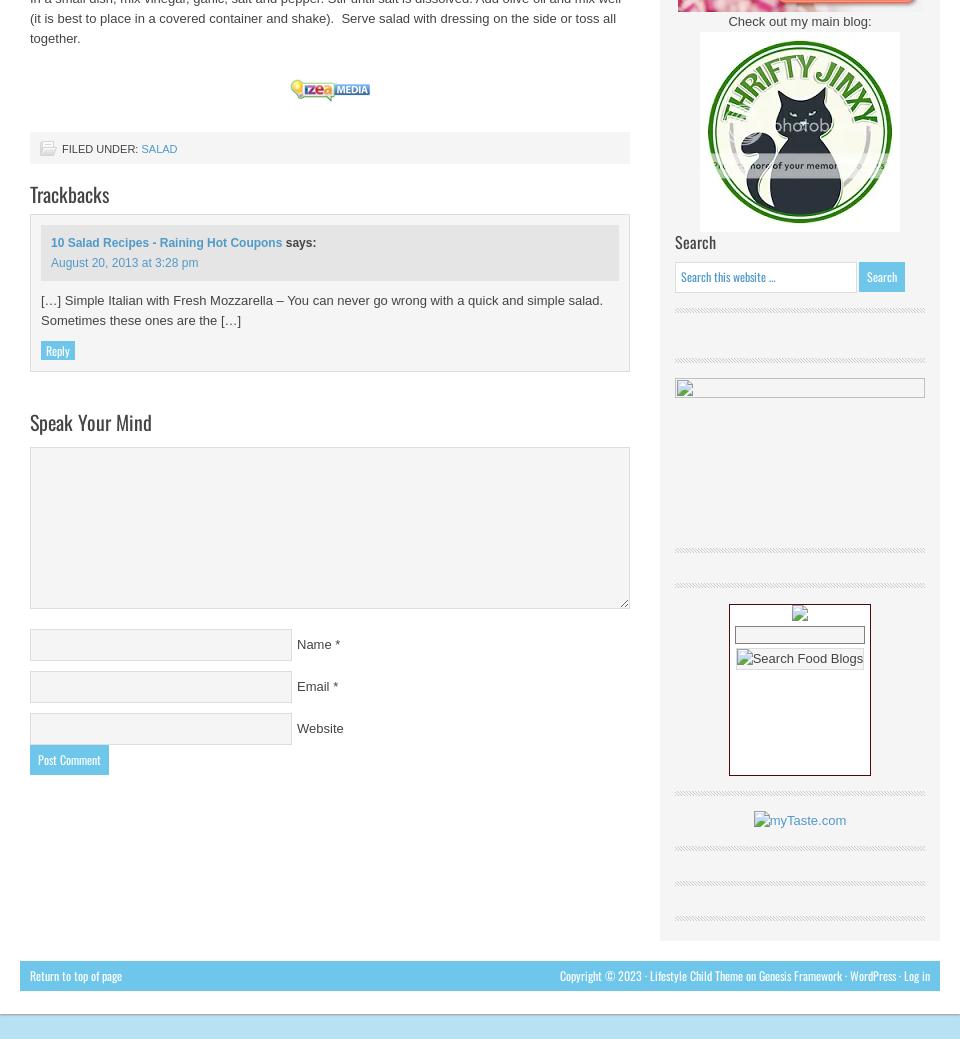 The image size is (960, 1039). Describe the element at coordinates (319, 727) in the screenshot. I see `'Website'` at that location.